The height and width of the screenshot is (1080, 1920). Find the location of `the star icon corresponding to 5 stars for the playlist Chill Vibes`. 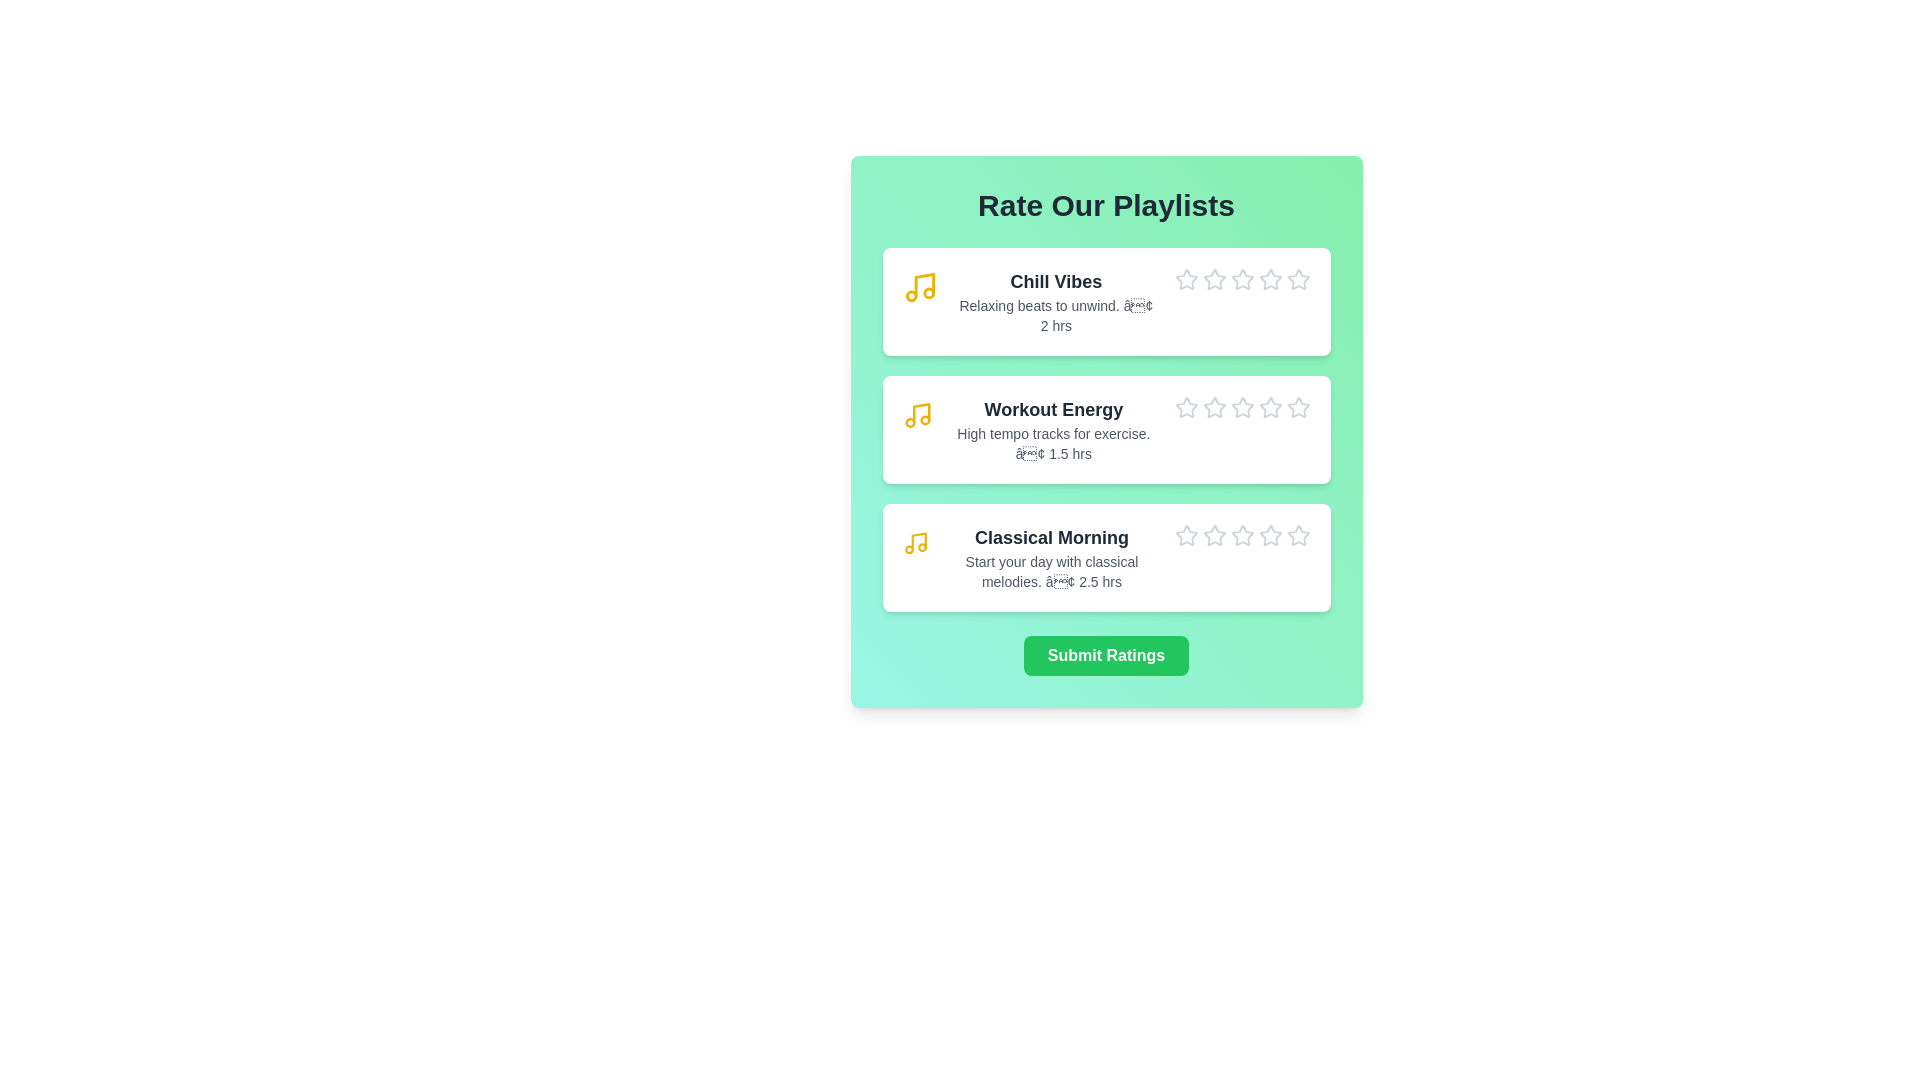

the star icon corresponding to 5 stars for the playlist Chill Vibes is located at coordinates (1286, 266).